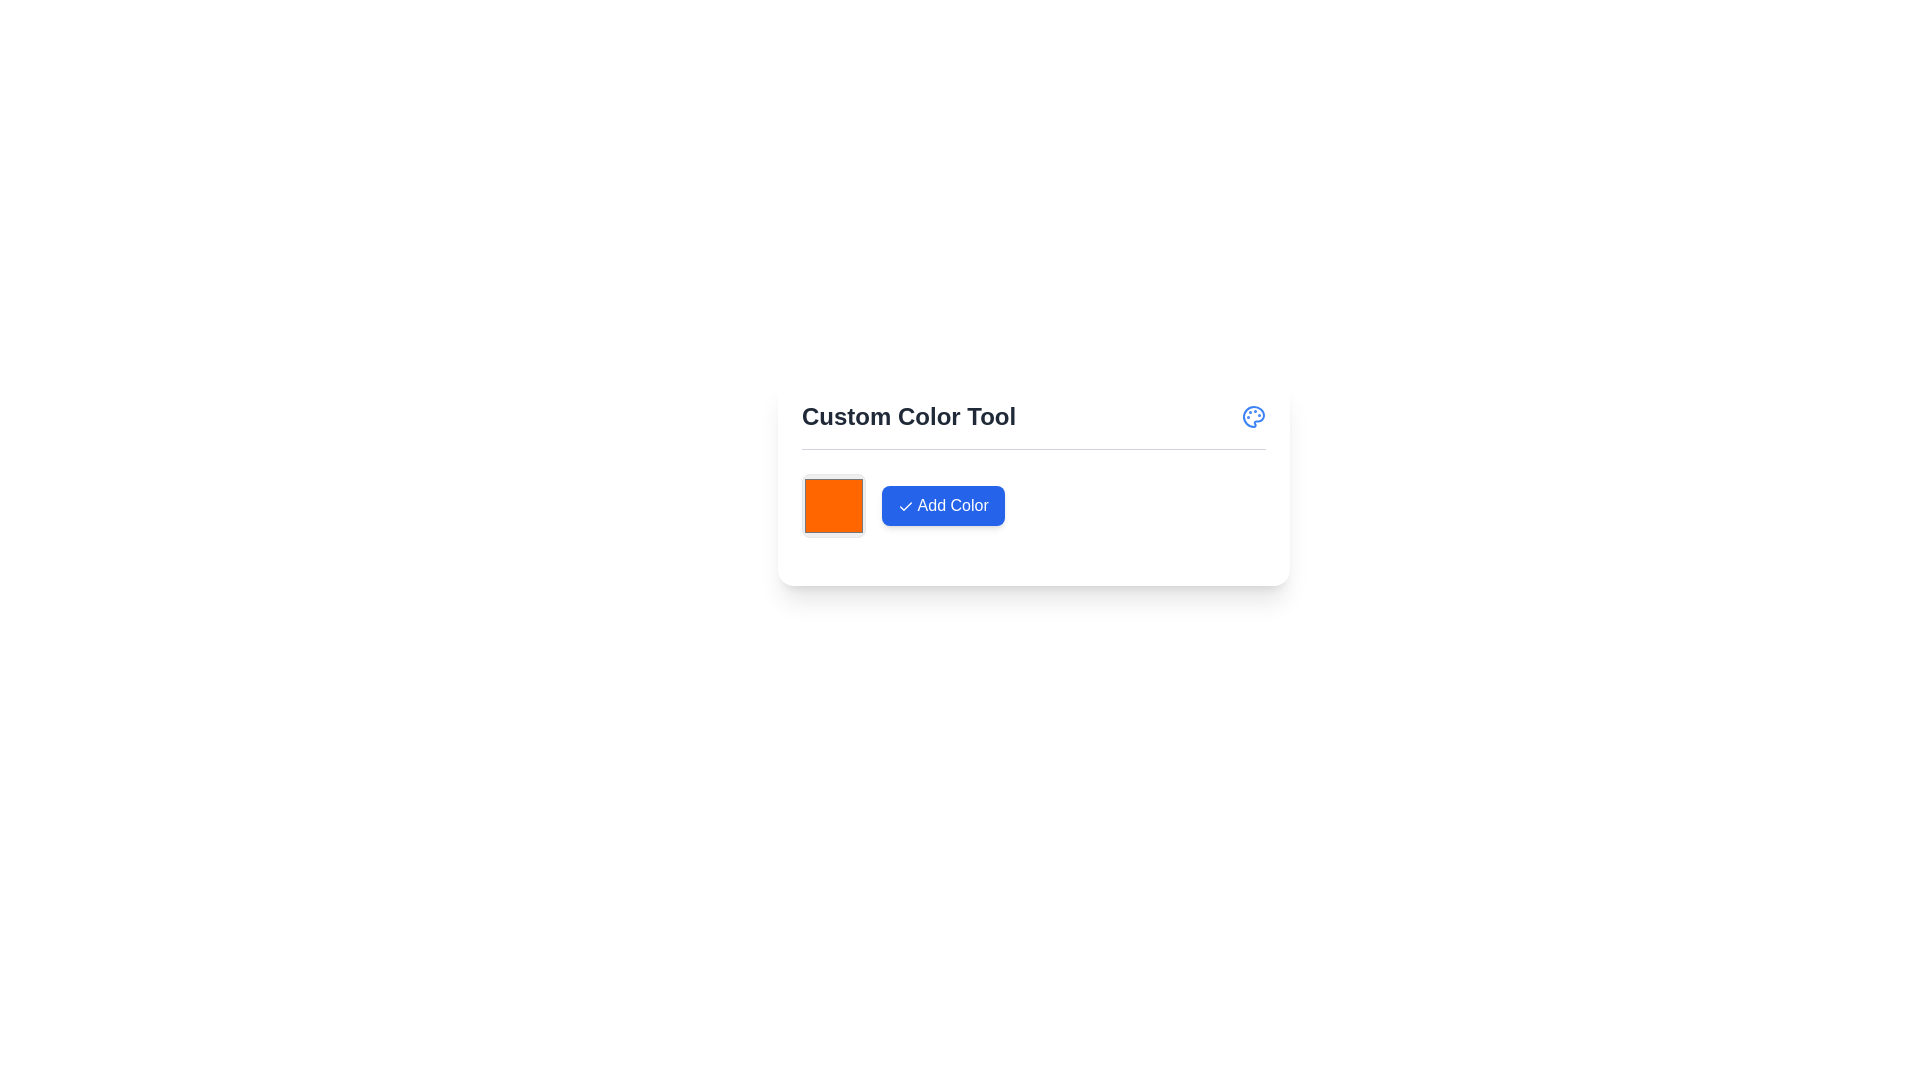 This screenshot has height=1080, width=1920. What do you see at coordinates (1252, 415) in the screenshot?
I see `the color selection icon located at the top-right corner of the 'Custom Color Tool' section` at bounding box center [1252, 415].